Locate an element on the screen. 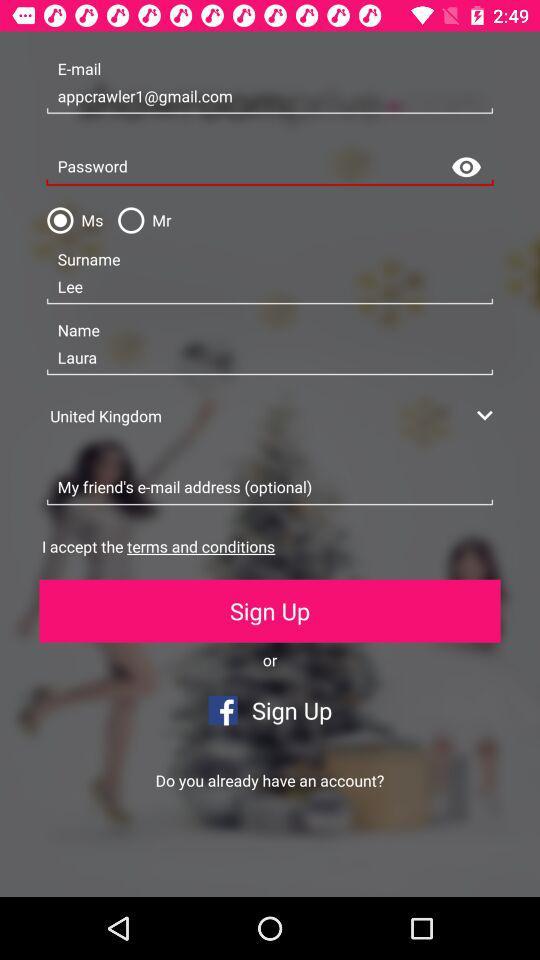 The height and width of the screenshot is (960, 540). insert friends email option is located at coordinates (270, 487).